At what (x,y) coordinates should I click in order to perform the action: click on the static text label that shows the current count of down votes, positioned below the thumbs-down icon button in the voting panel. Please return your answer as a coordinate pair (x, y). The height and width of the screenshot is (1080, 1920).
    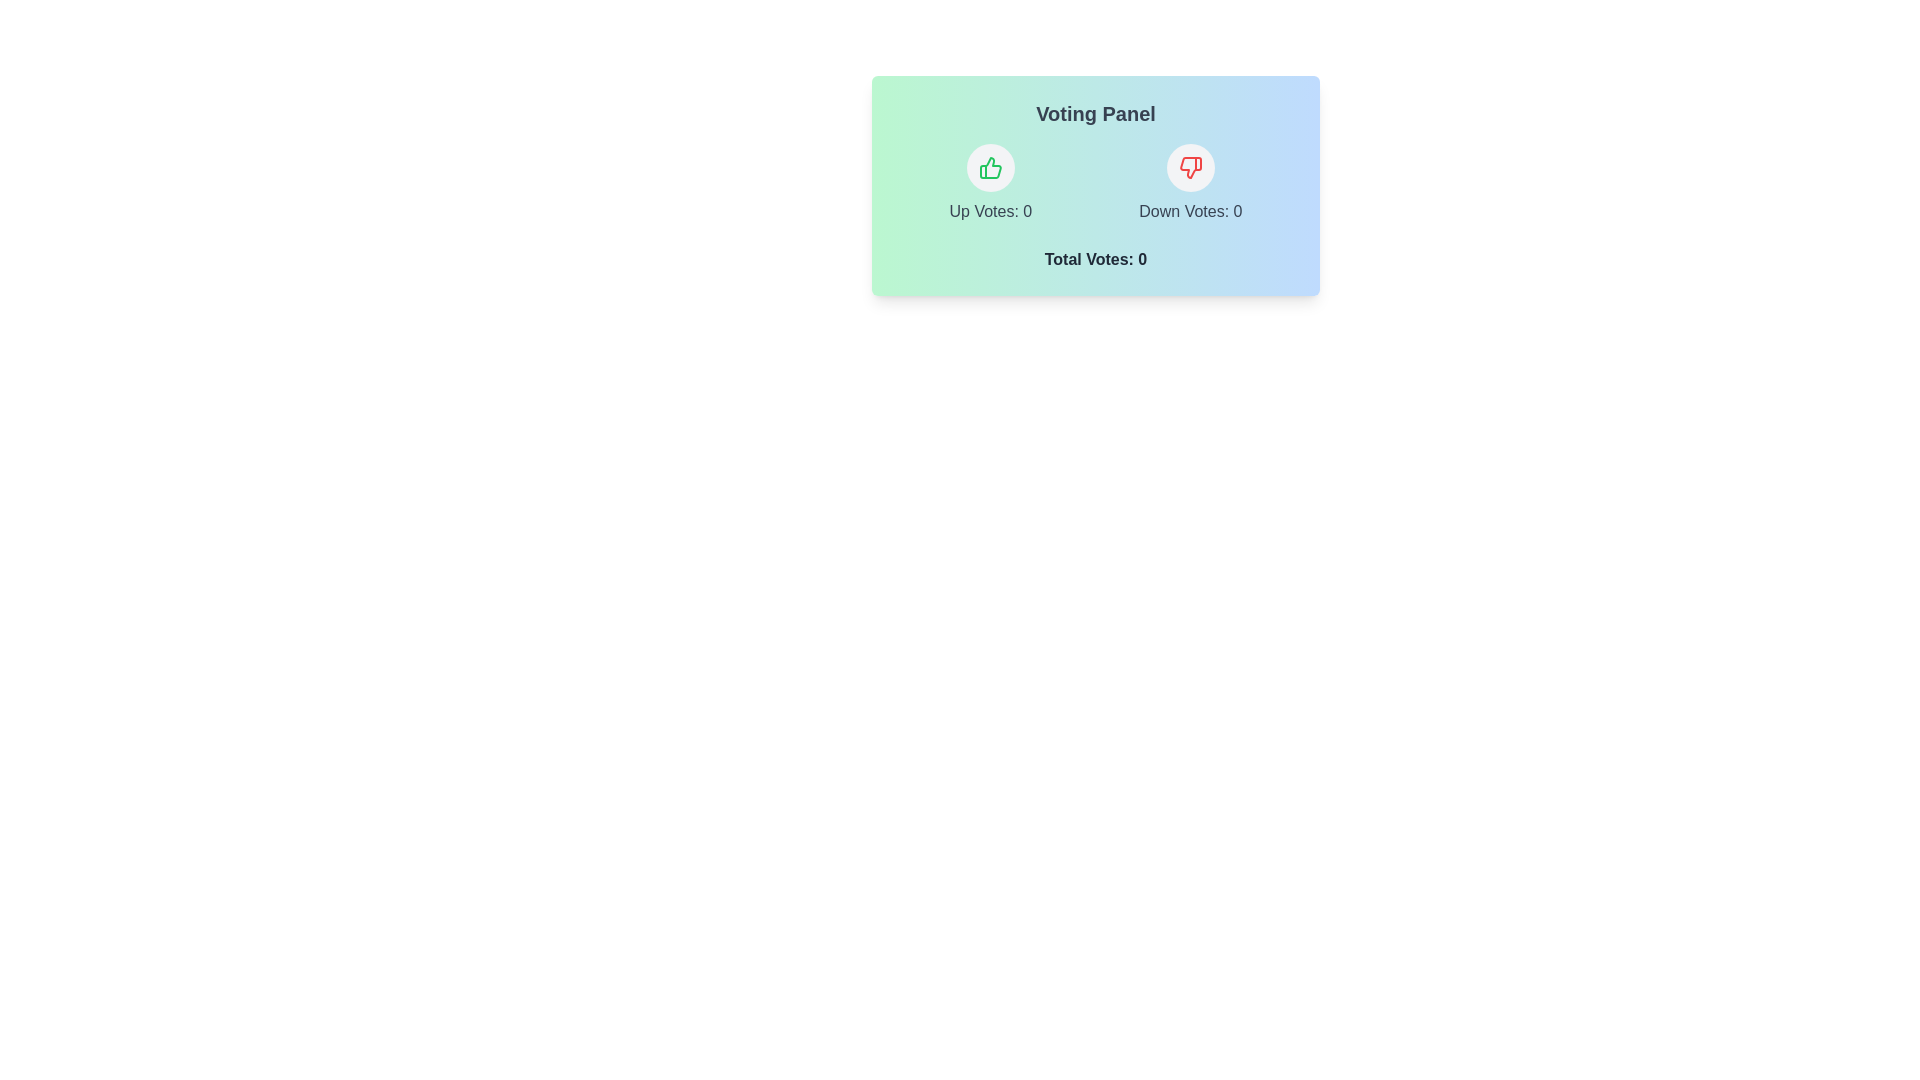
    Looking at the image, I should click on (1190, 212).